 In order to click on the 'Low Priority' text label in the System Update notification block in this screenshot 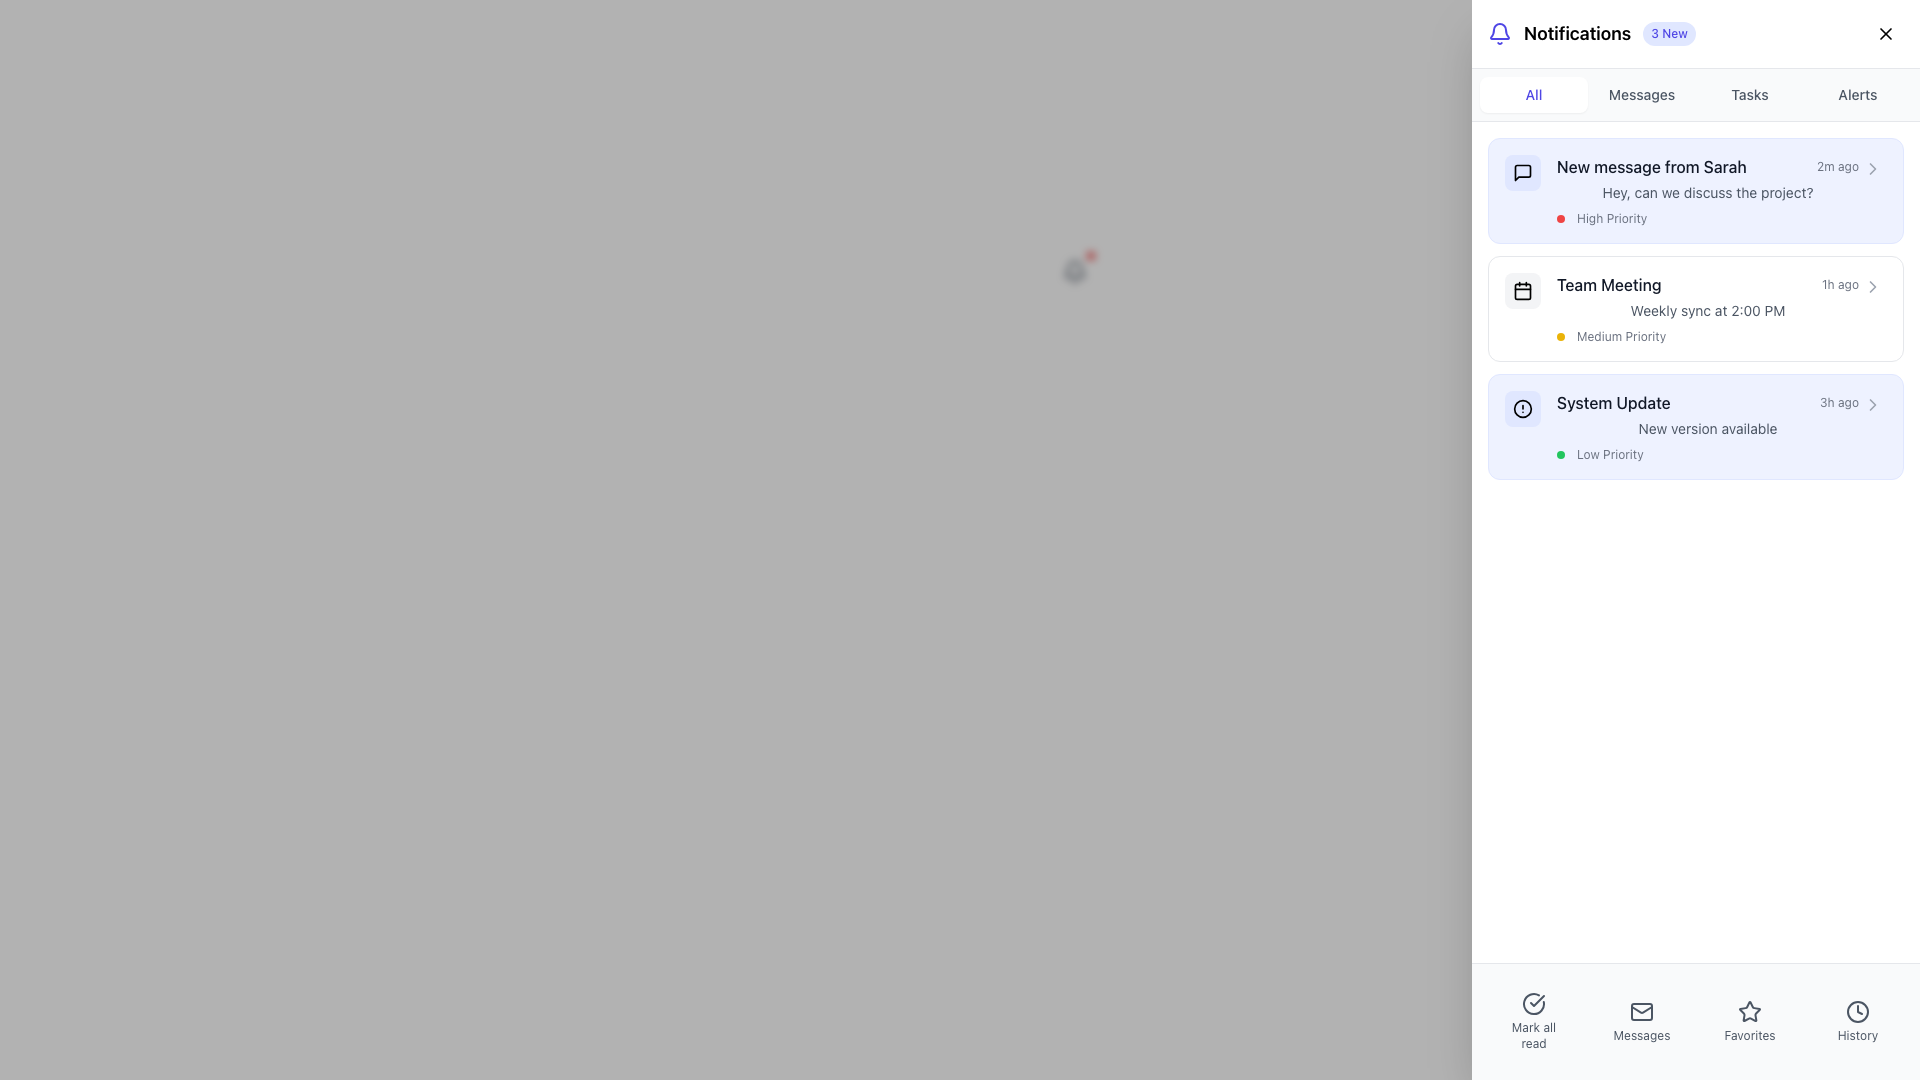, I will do `click(1610, 455)`.